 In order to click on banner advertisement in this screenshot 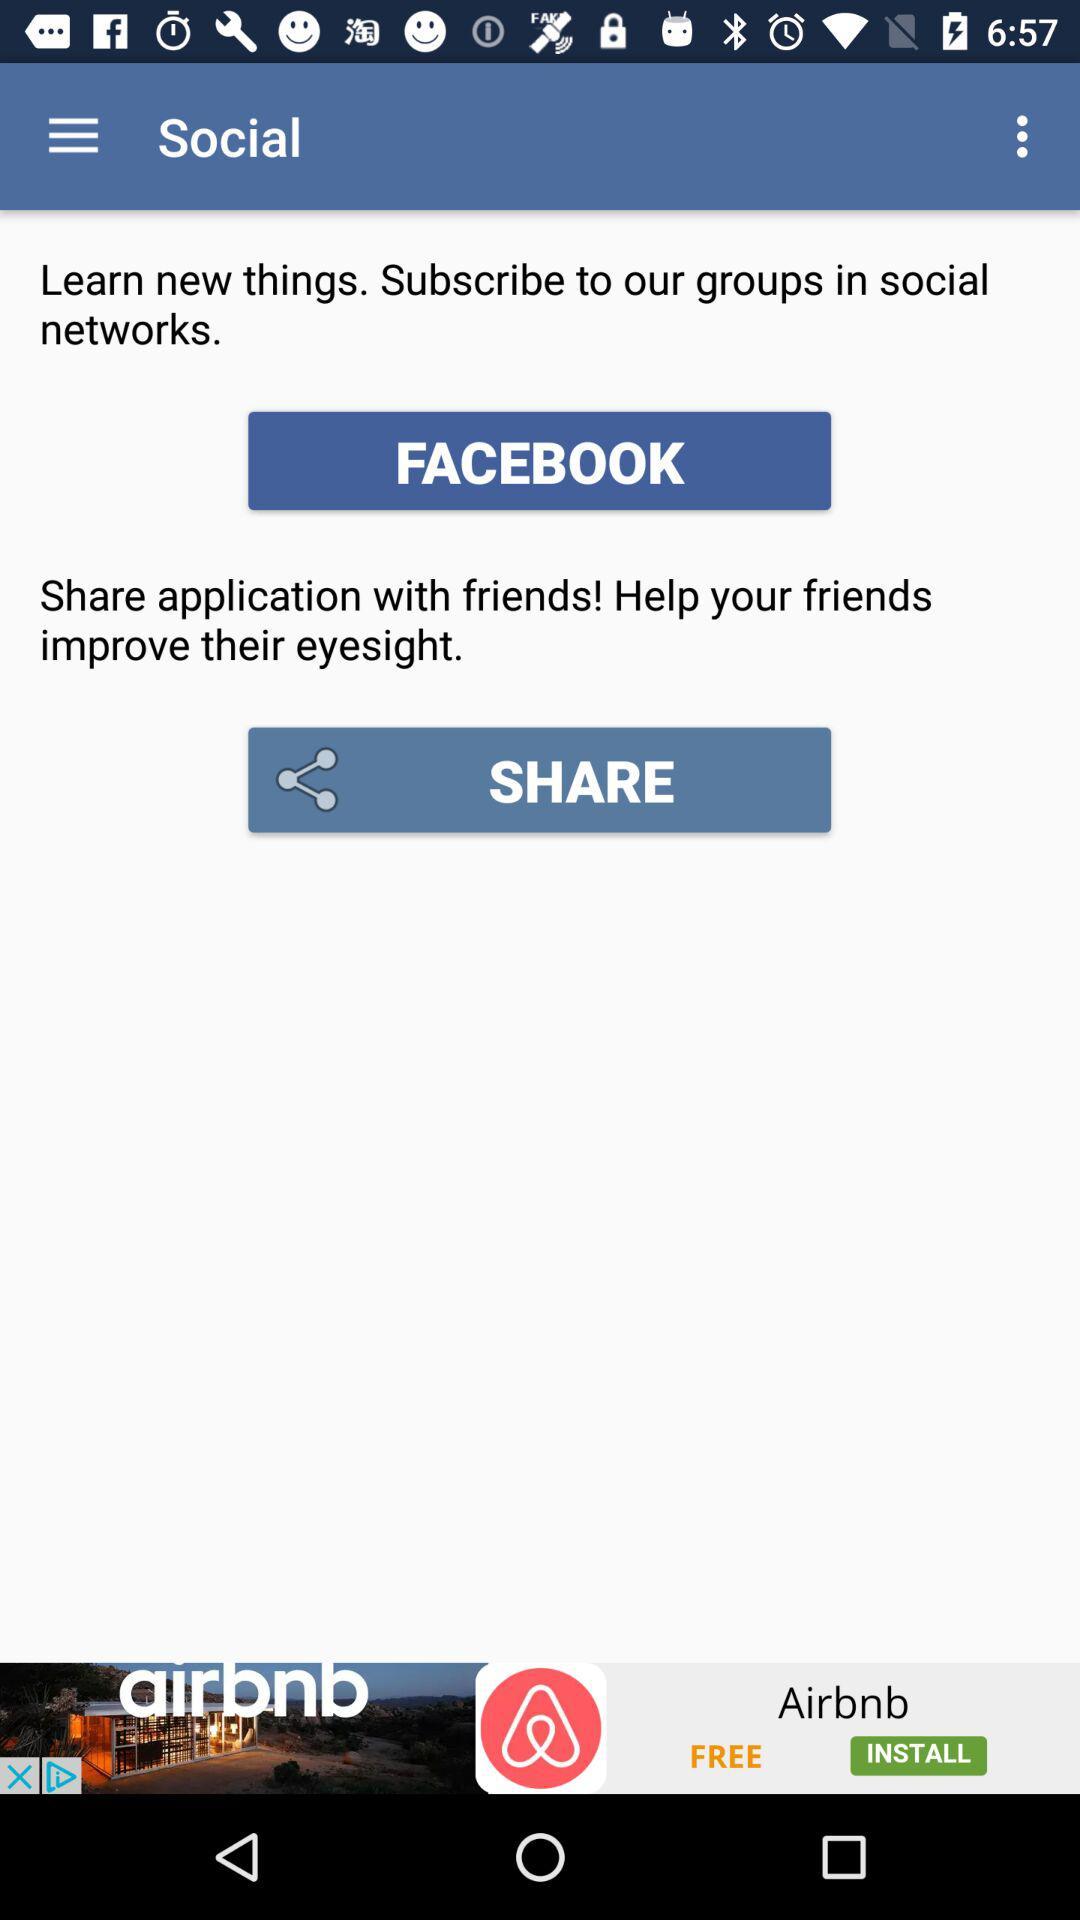, I will do `click(540, 1727)`.